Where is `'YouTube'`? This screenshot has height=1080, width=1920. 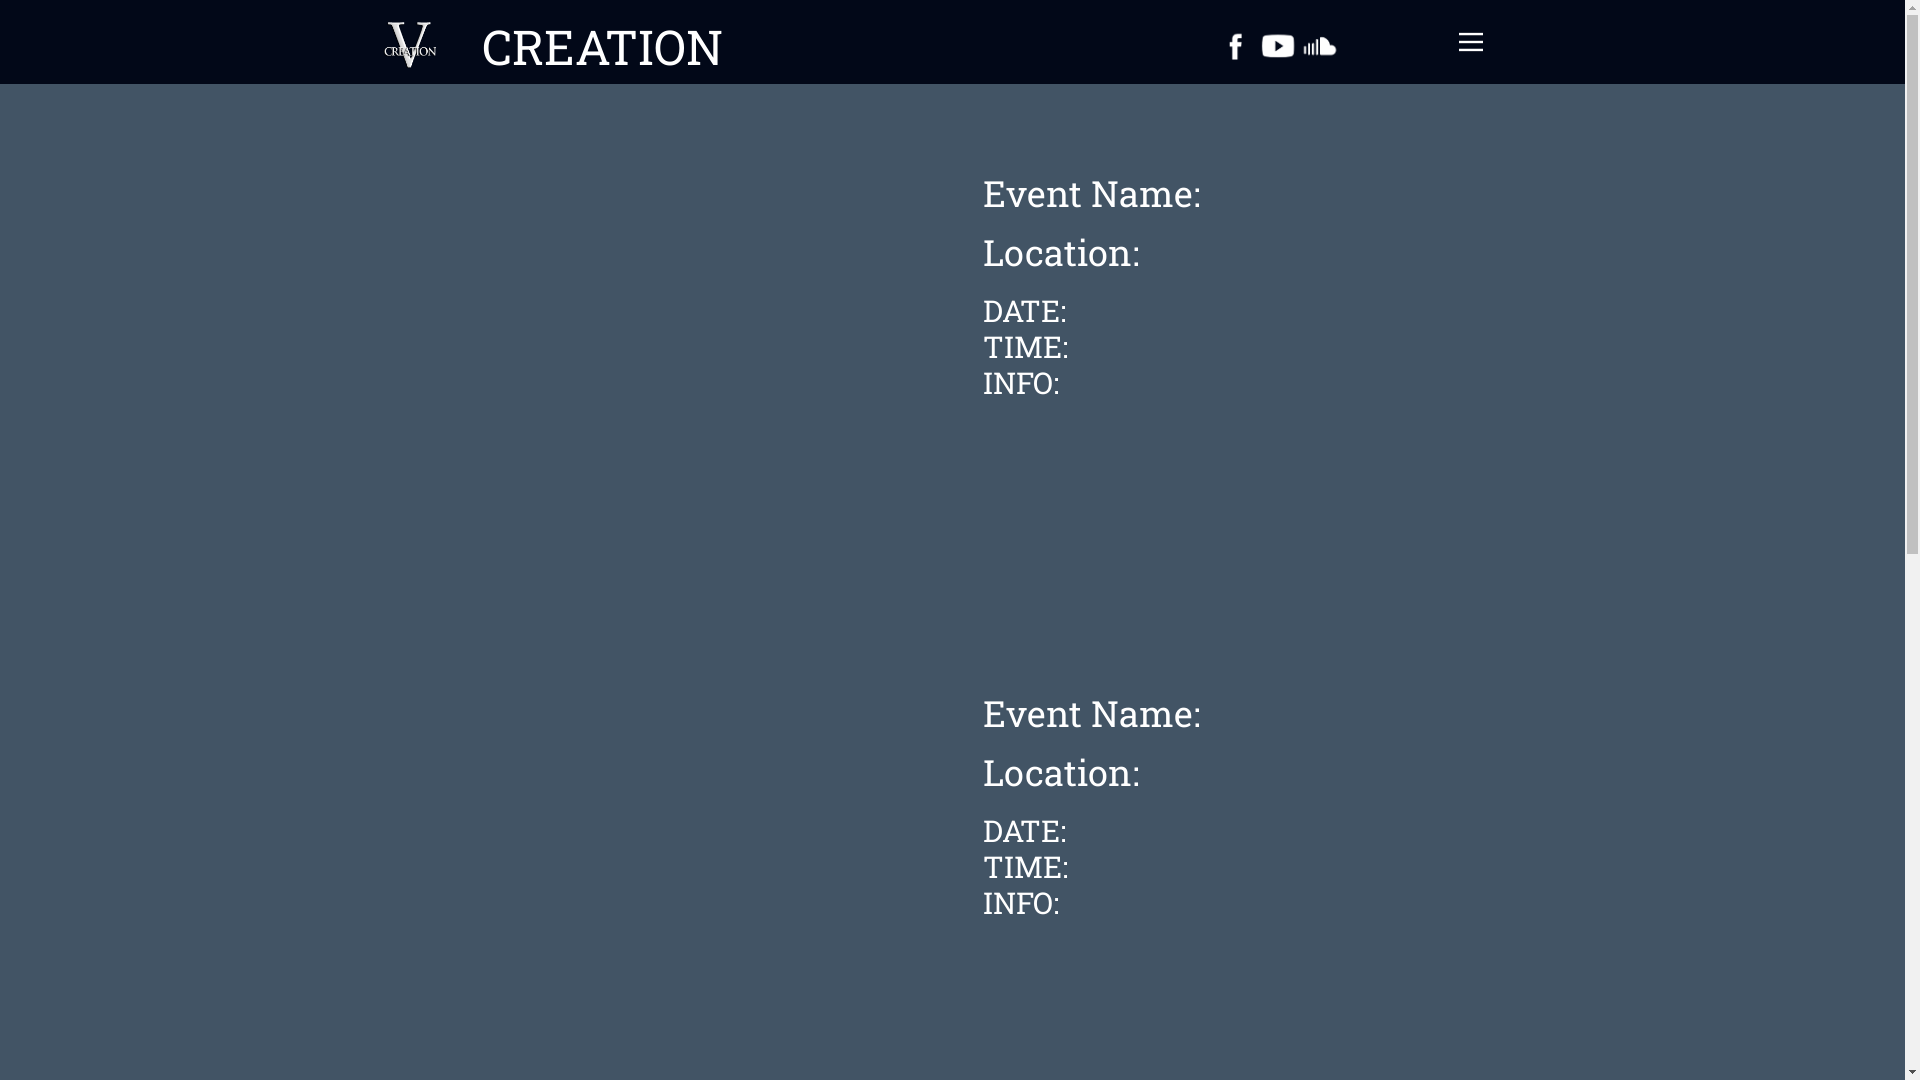
'YouTube' is located at coordinates (1276, 45).